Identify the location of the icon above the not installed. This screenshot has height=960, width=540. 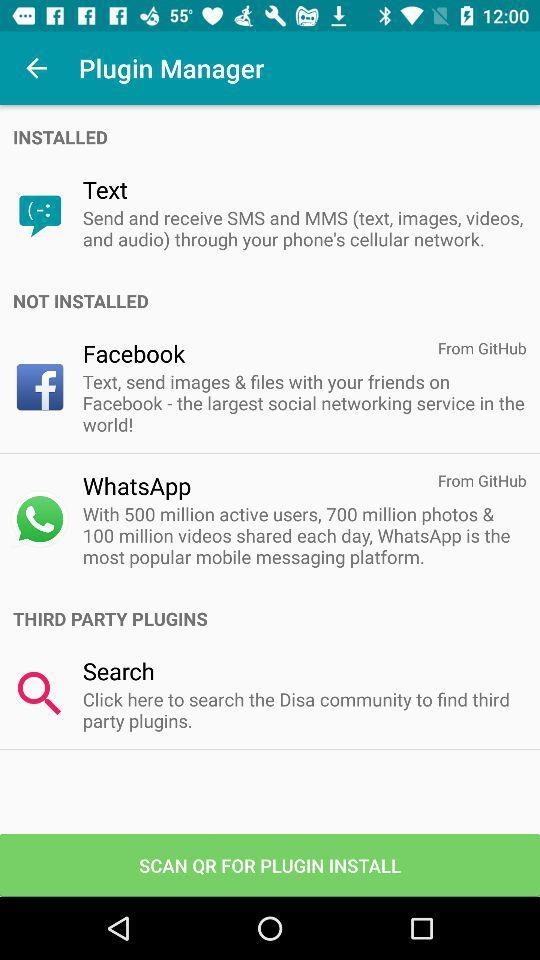
(303, 228).